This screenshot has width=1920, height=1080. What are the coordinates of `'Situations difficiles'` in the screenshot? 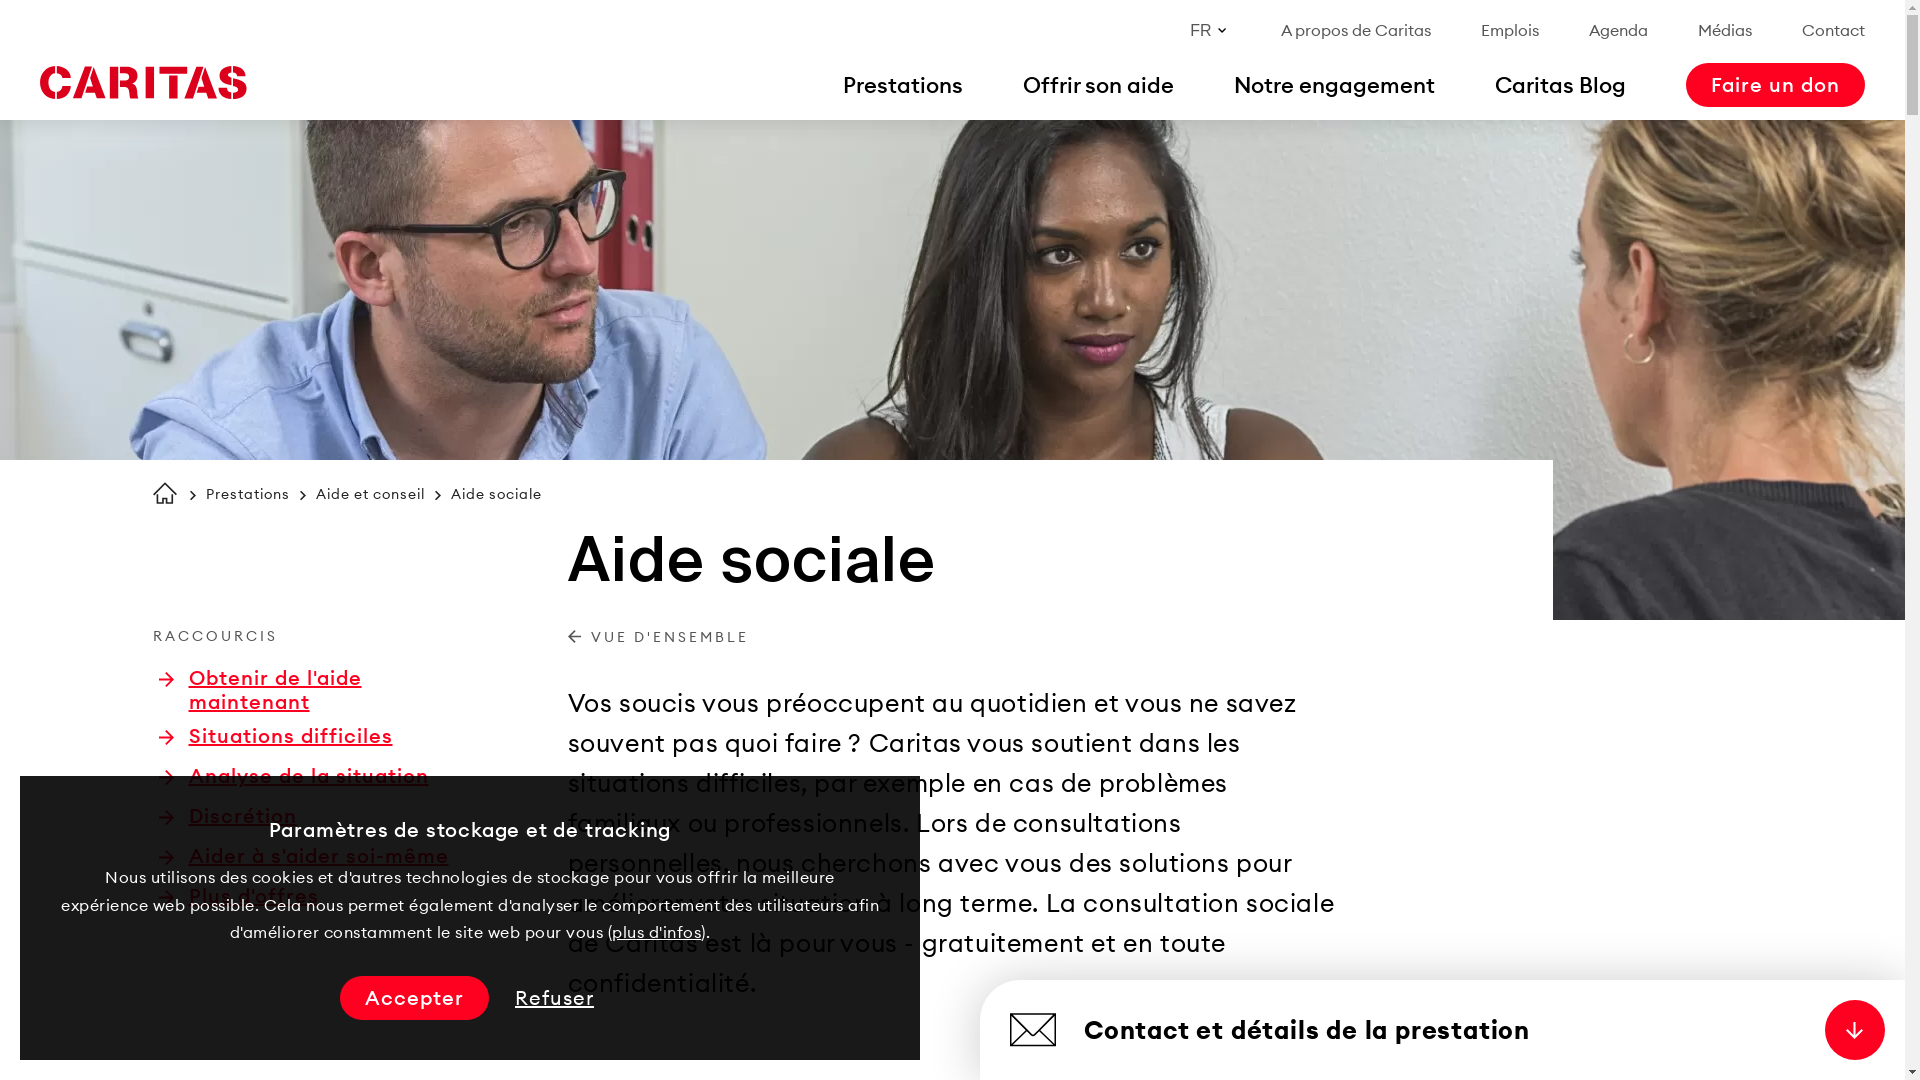 It's located at (273, 736).